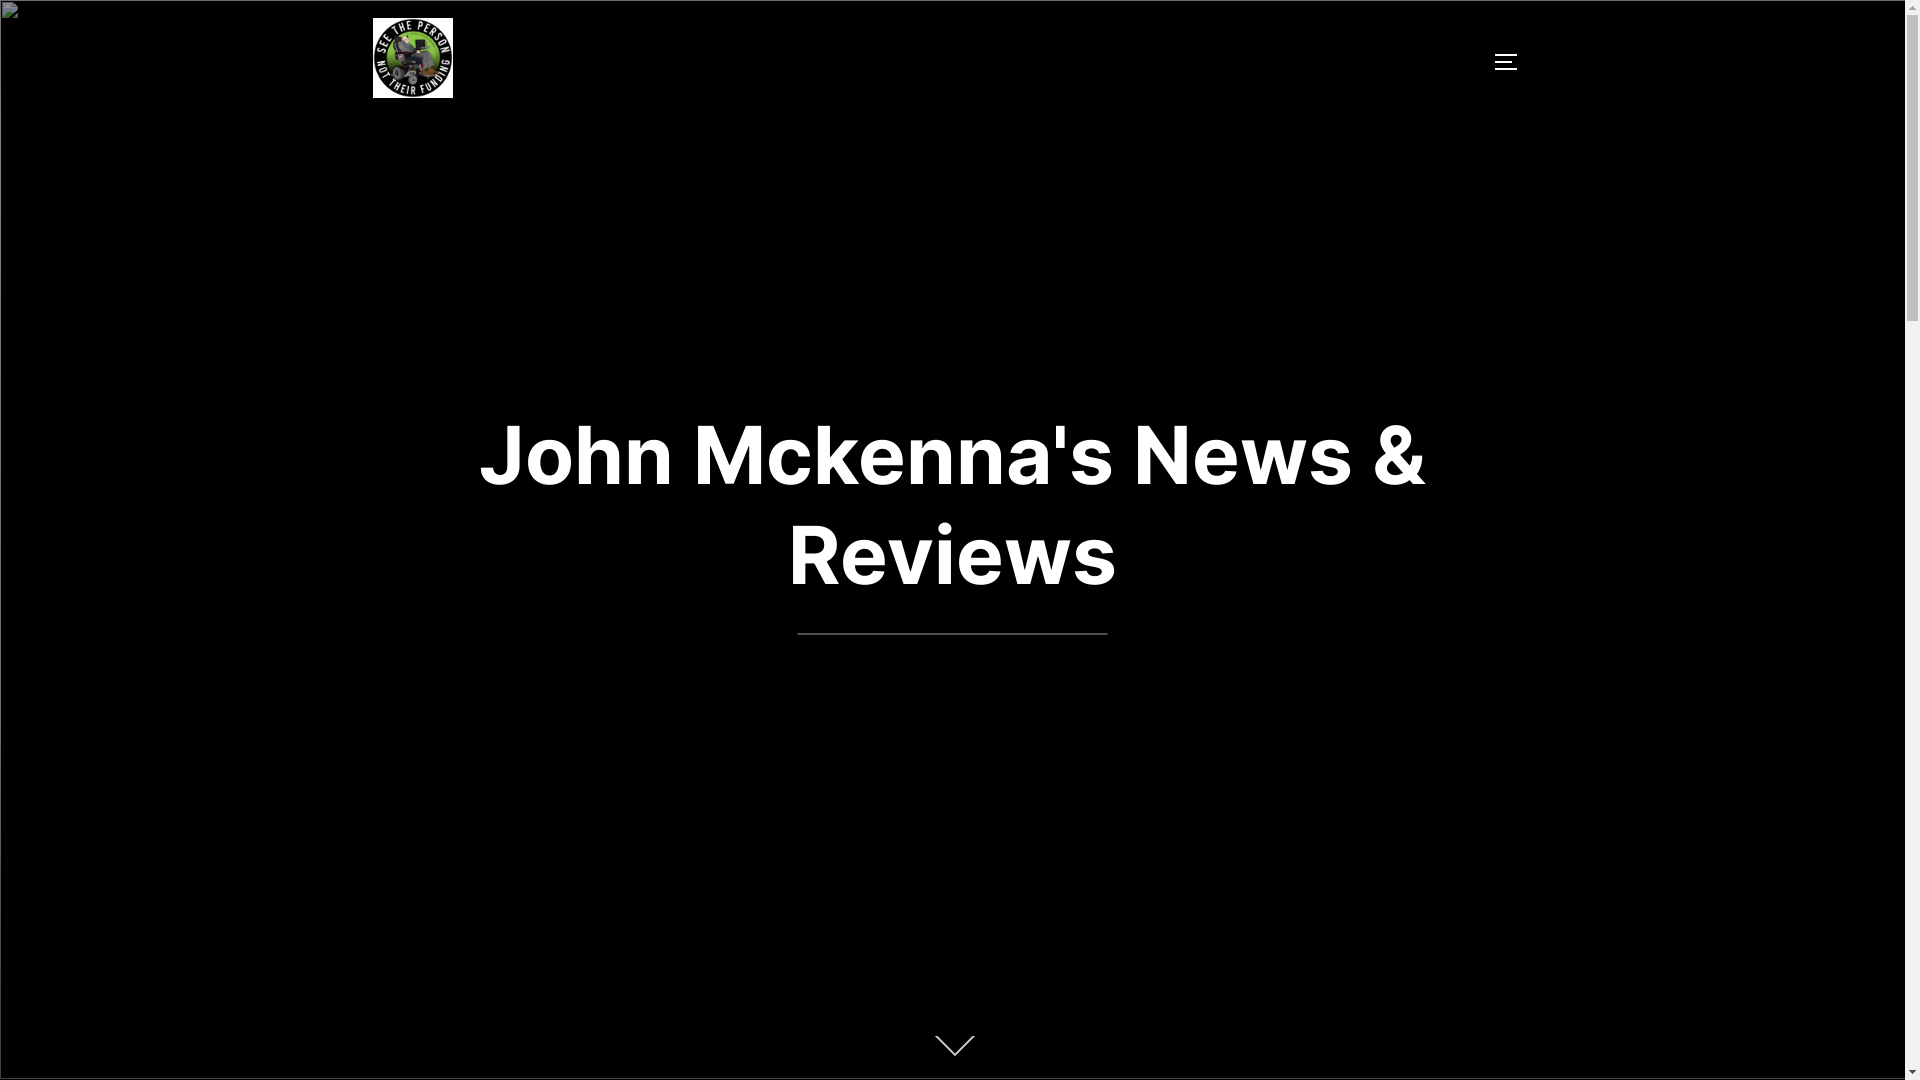  What do you see at coordinates (950, 1047) in the screenshot?
I see `'Scroll down to content'` at bounding box center [950, 1047].